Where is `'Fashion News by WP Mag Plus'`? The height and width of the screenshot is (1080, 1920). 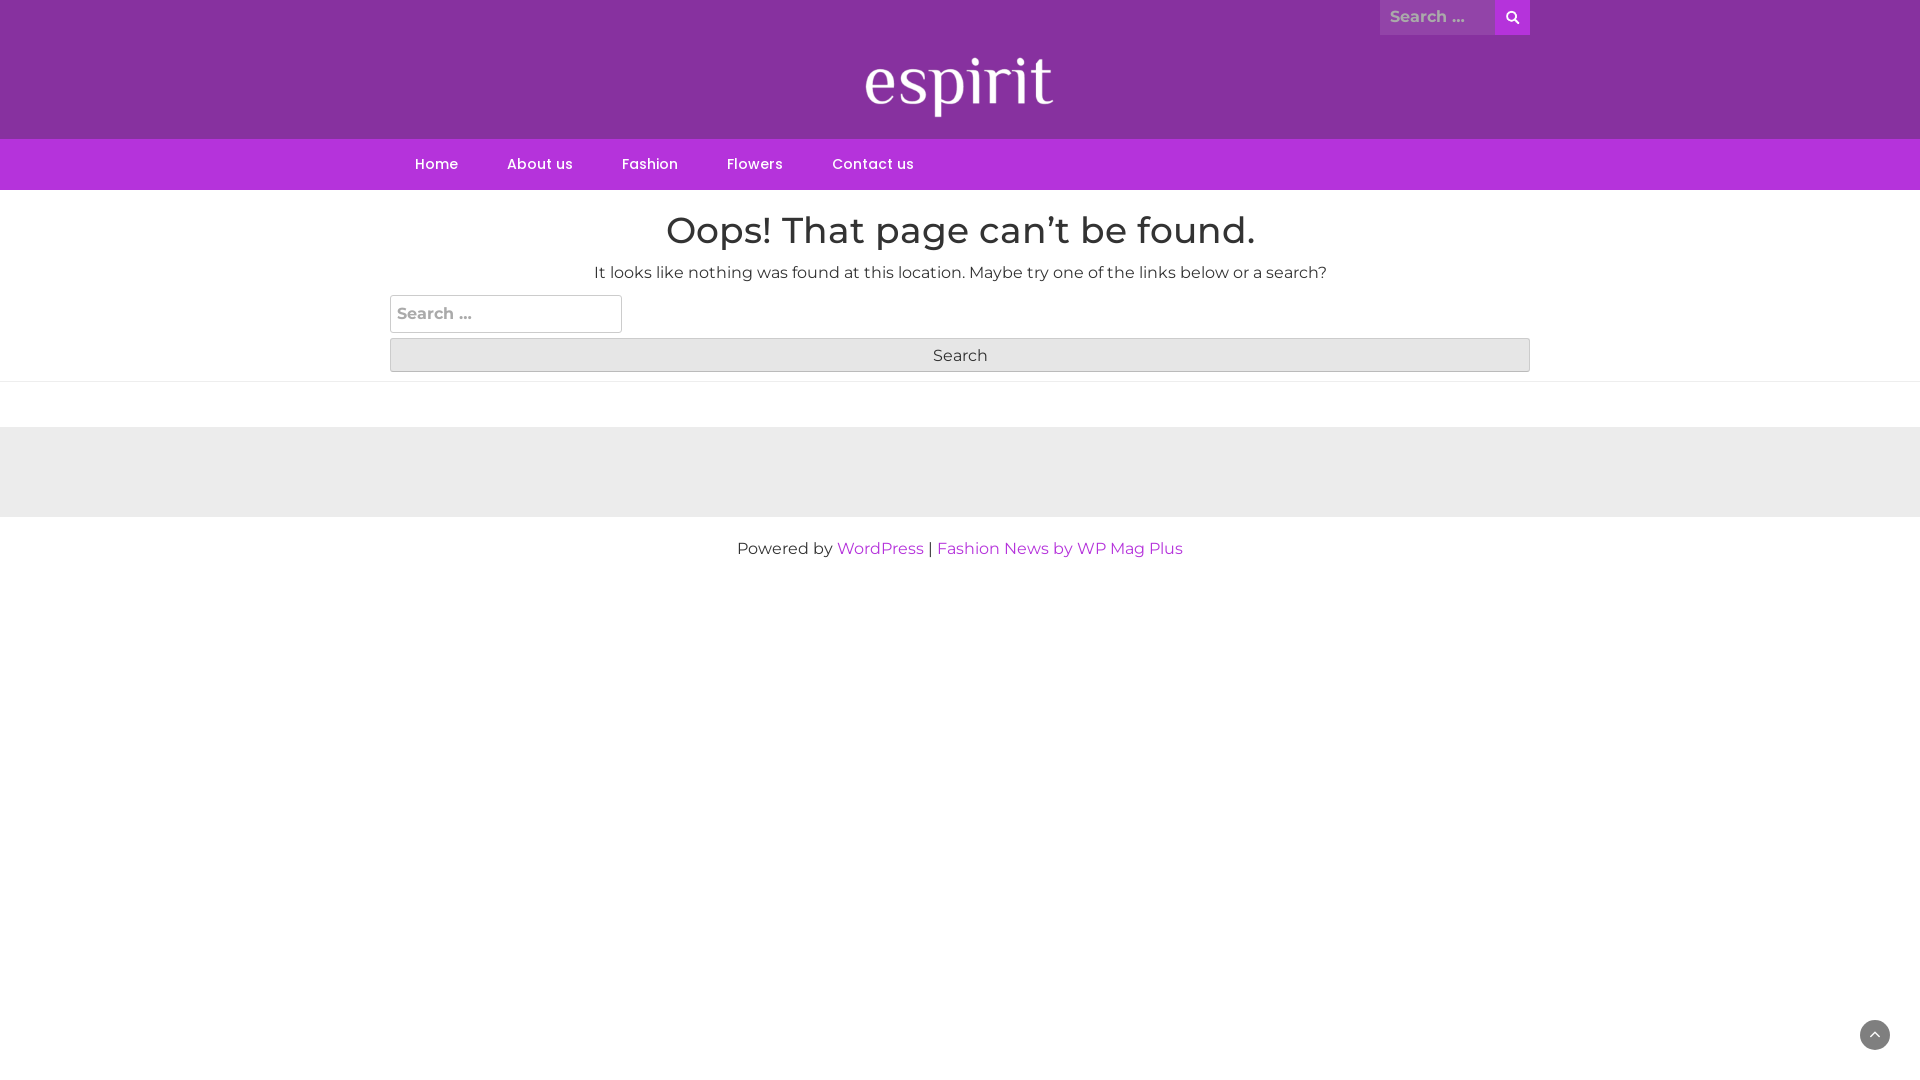
'Fashion News by WP Mag Plus' is located at coordinates (1059, 548).